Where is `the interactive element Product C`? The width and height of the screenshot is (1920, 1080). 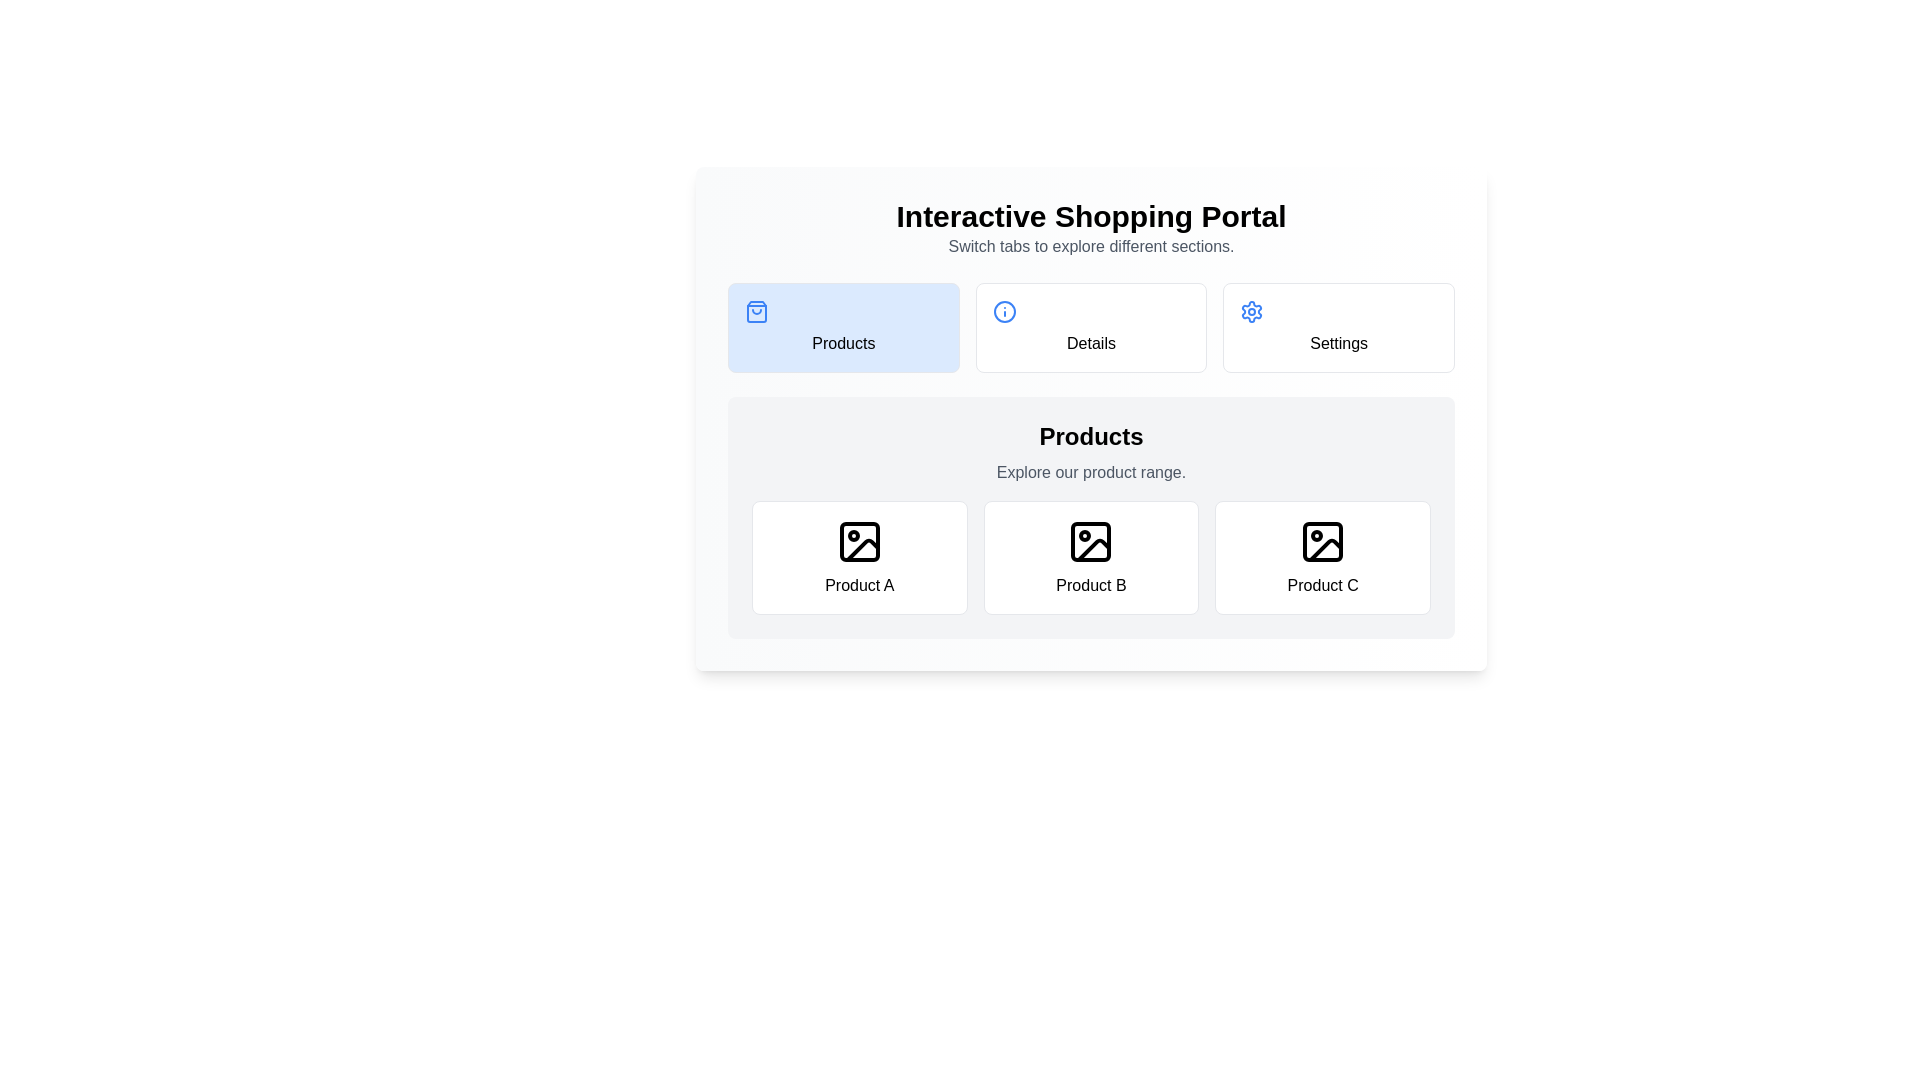
the interactive element Product C is located at coordinates (1323, 558).